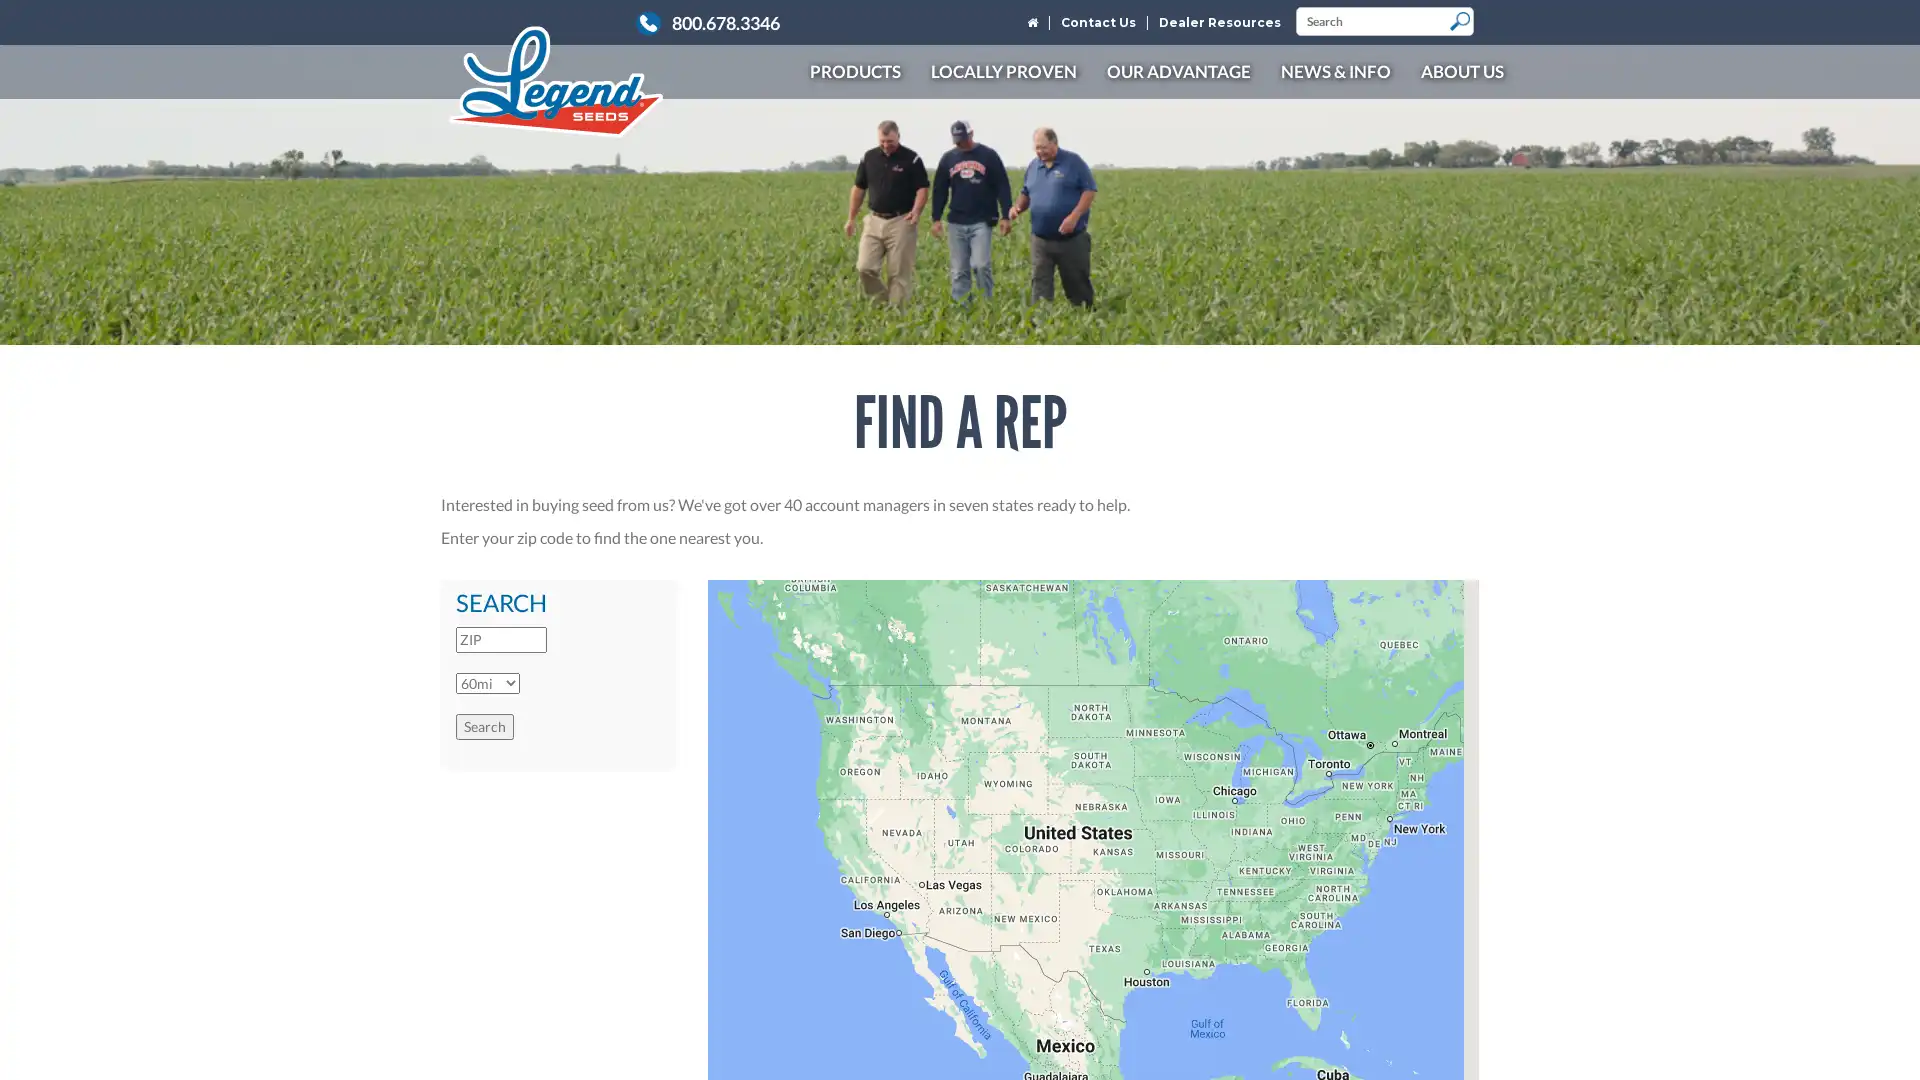 The height and width of the screenshot is (1080, 1920). What do you see at coordinates (484, 725) in the screenshot?
I see `Search` at bounding box center [484, 725].